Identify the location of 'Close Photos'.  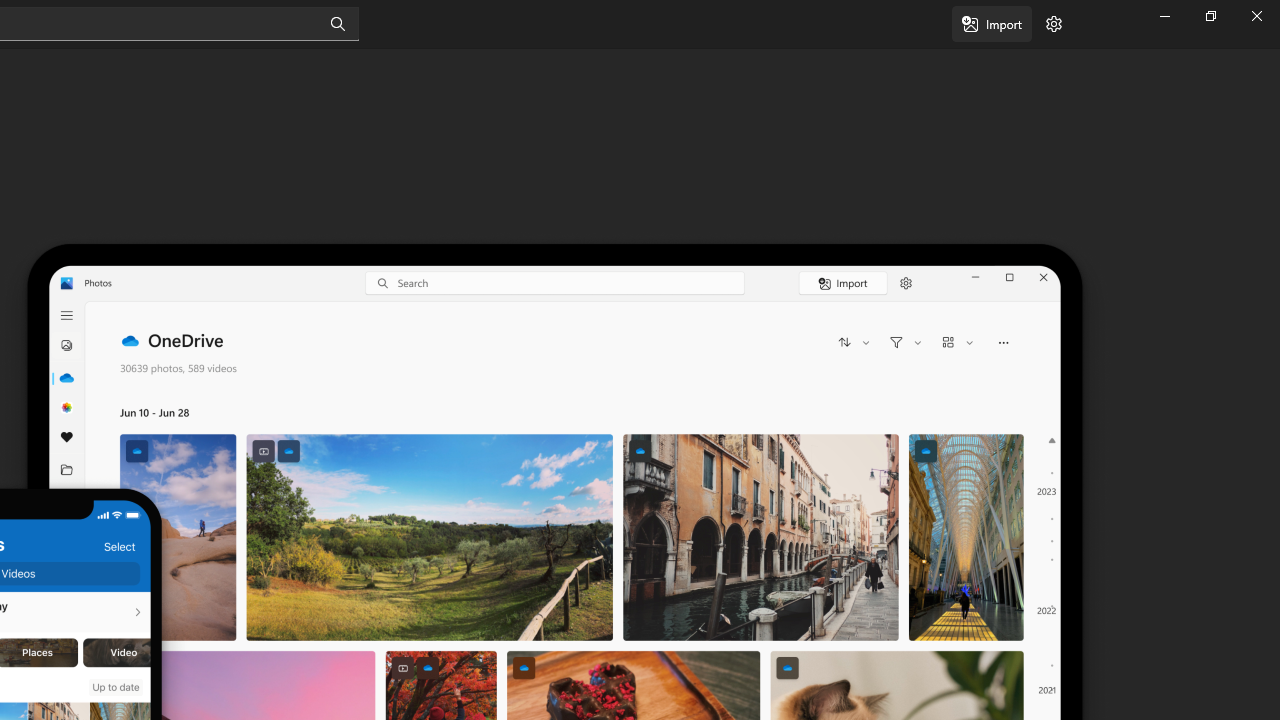
(1255, 15).